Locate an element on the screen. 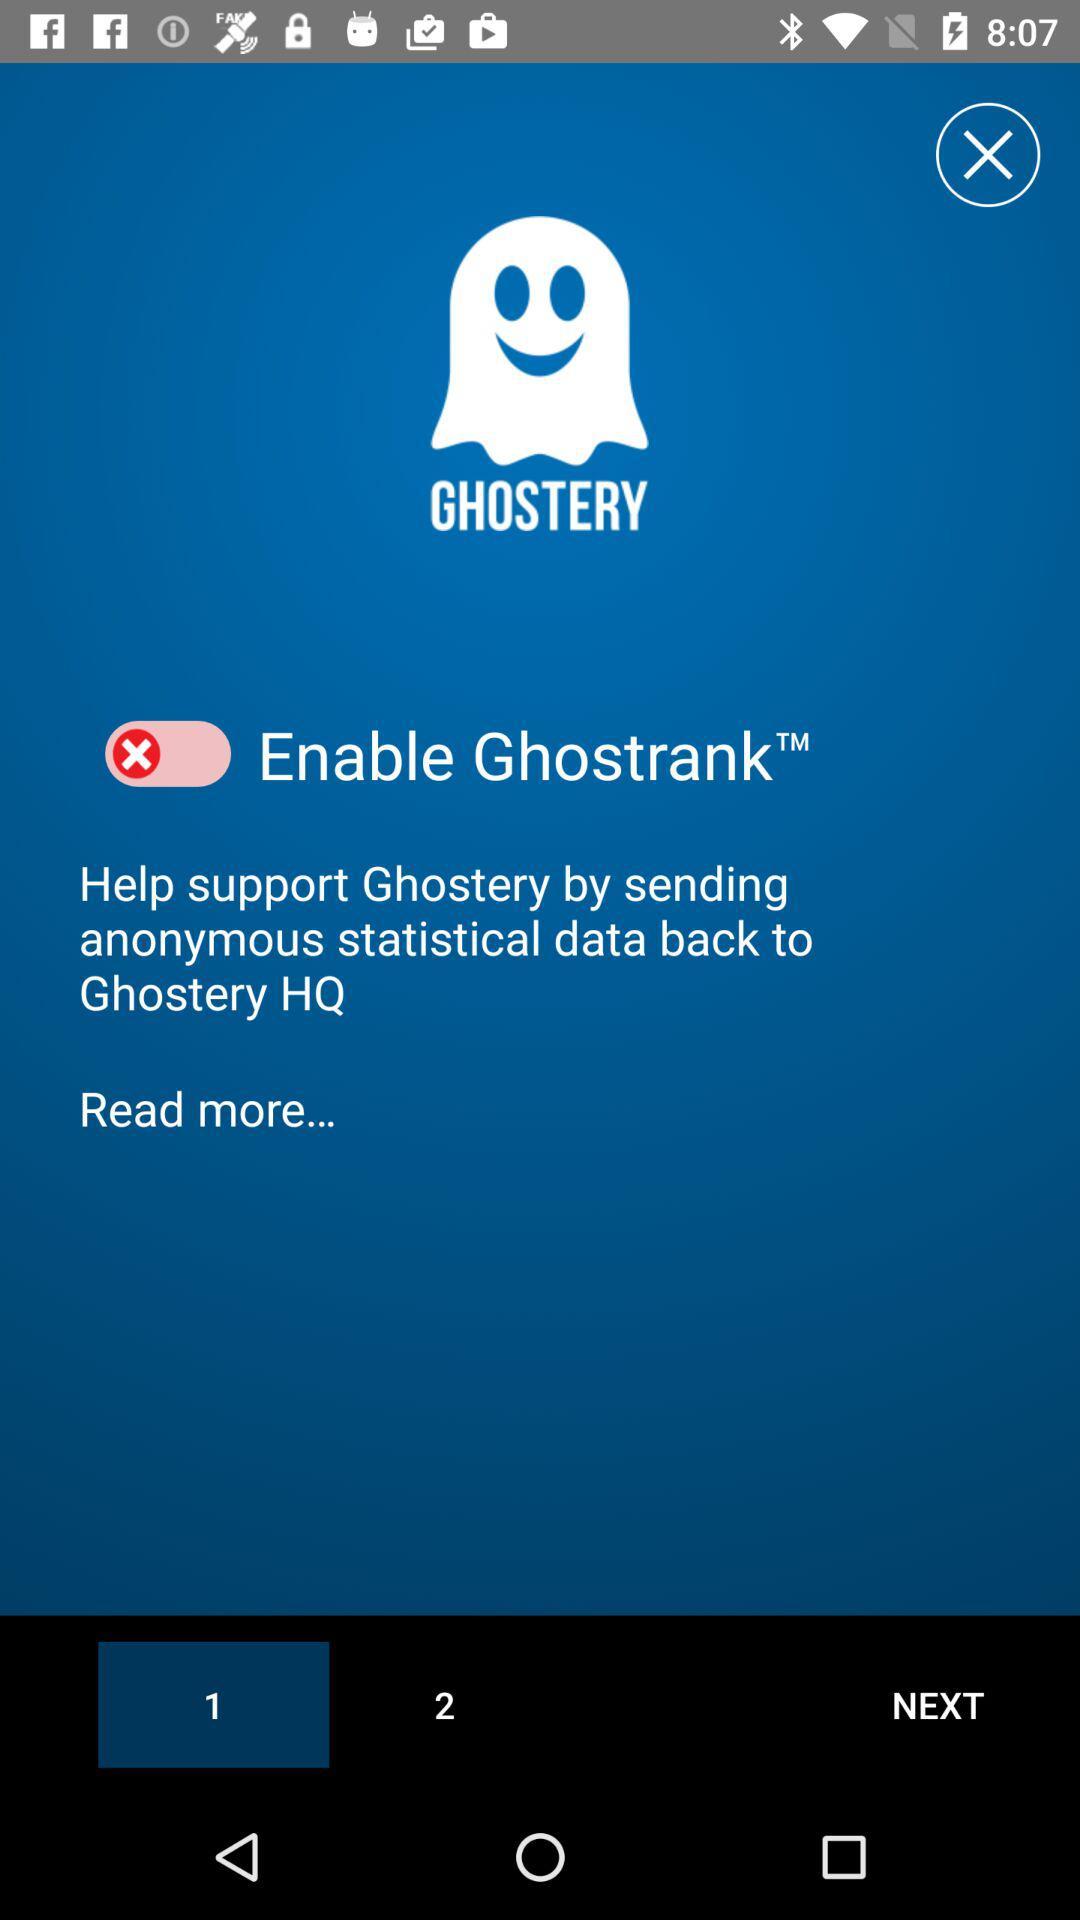 Image resolution: width=1080 pixels, height=1920 pixels. pop-up is located at coordinates (987, 153).